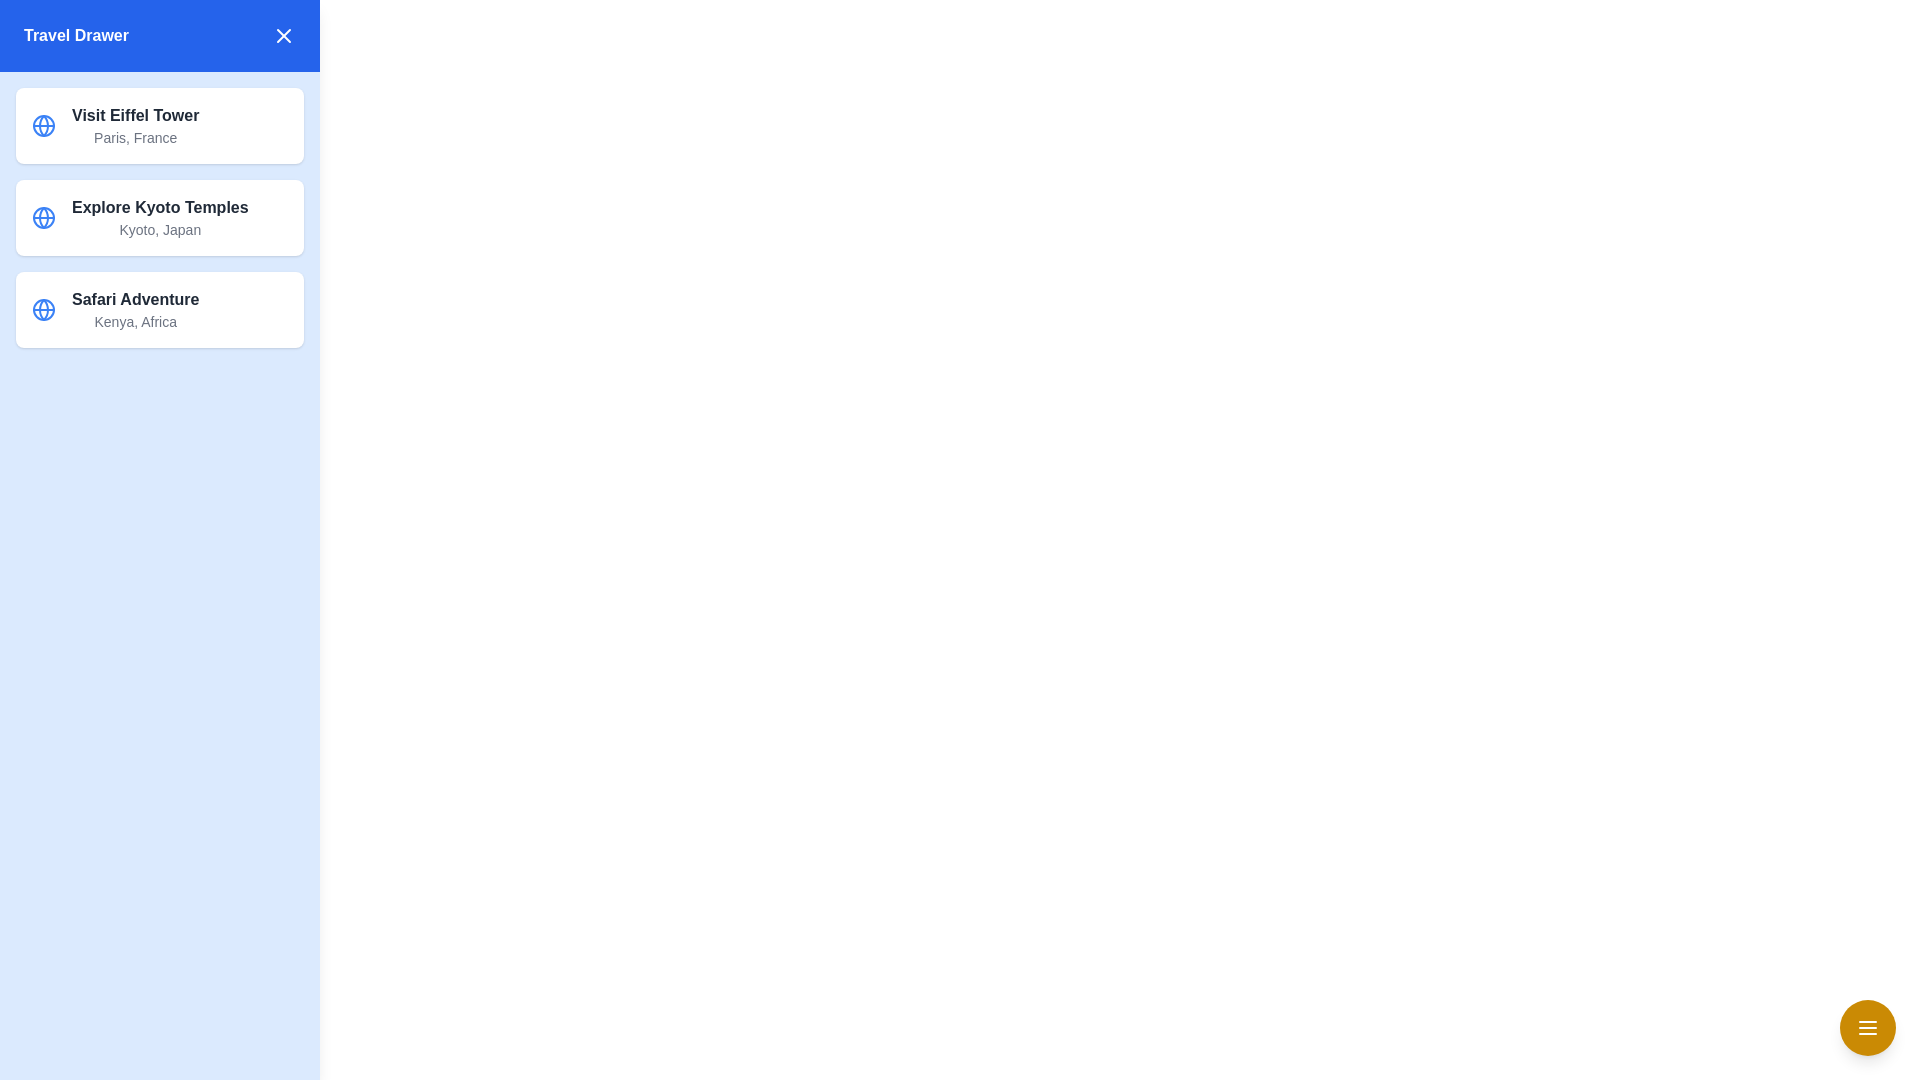 Image resolution: width=1920 pixels, height=1080 pixels. I want to click on the text label displaying 'Paris, France', located beneath the title 'Visit Eiffel Tower' in the first card of the left-side panel, so click(134, 137).